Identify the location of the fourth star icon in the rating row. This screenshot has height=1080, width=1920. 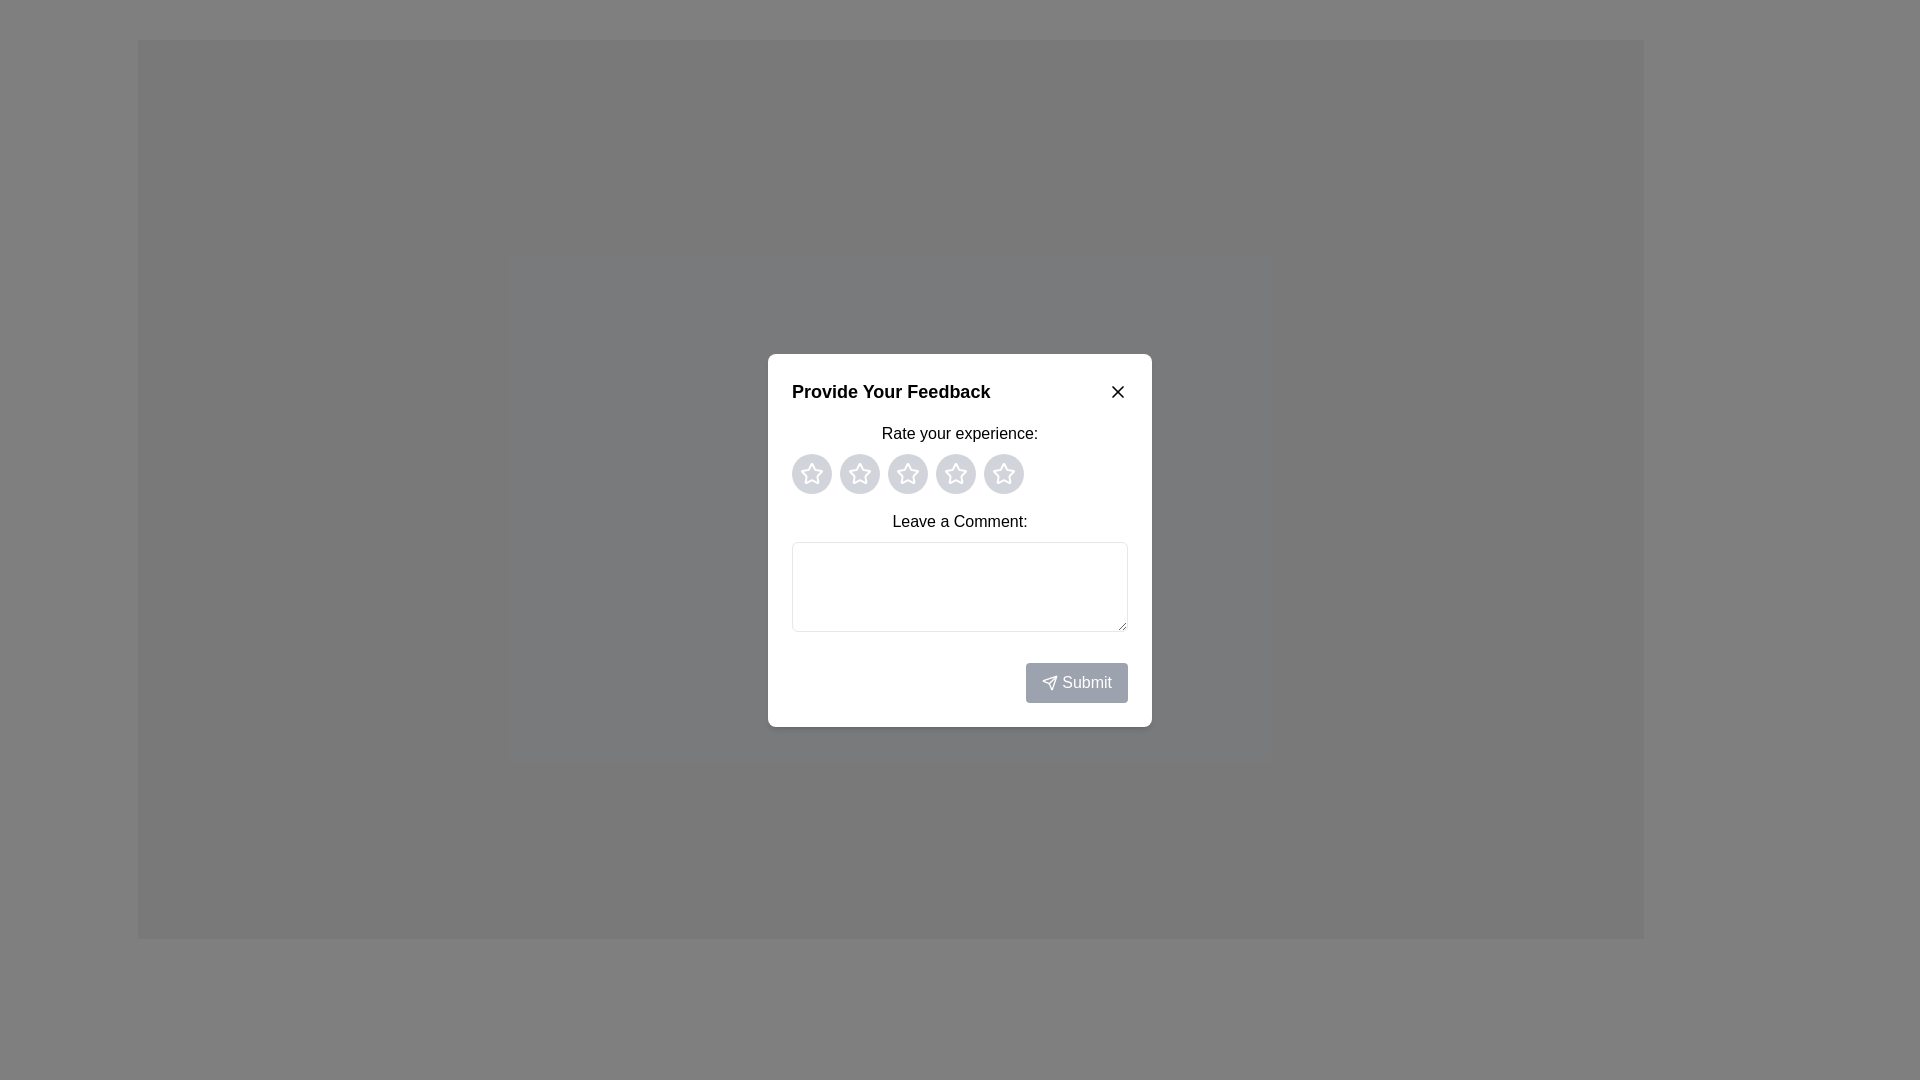
(1003, 473).